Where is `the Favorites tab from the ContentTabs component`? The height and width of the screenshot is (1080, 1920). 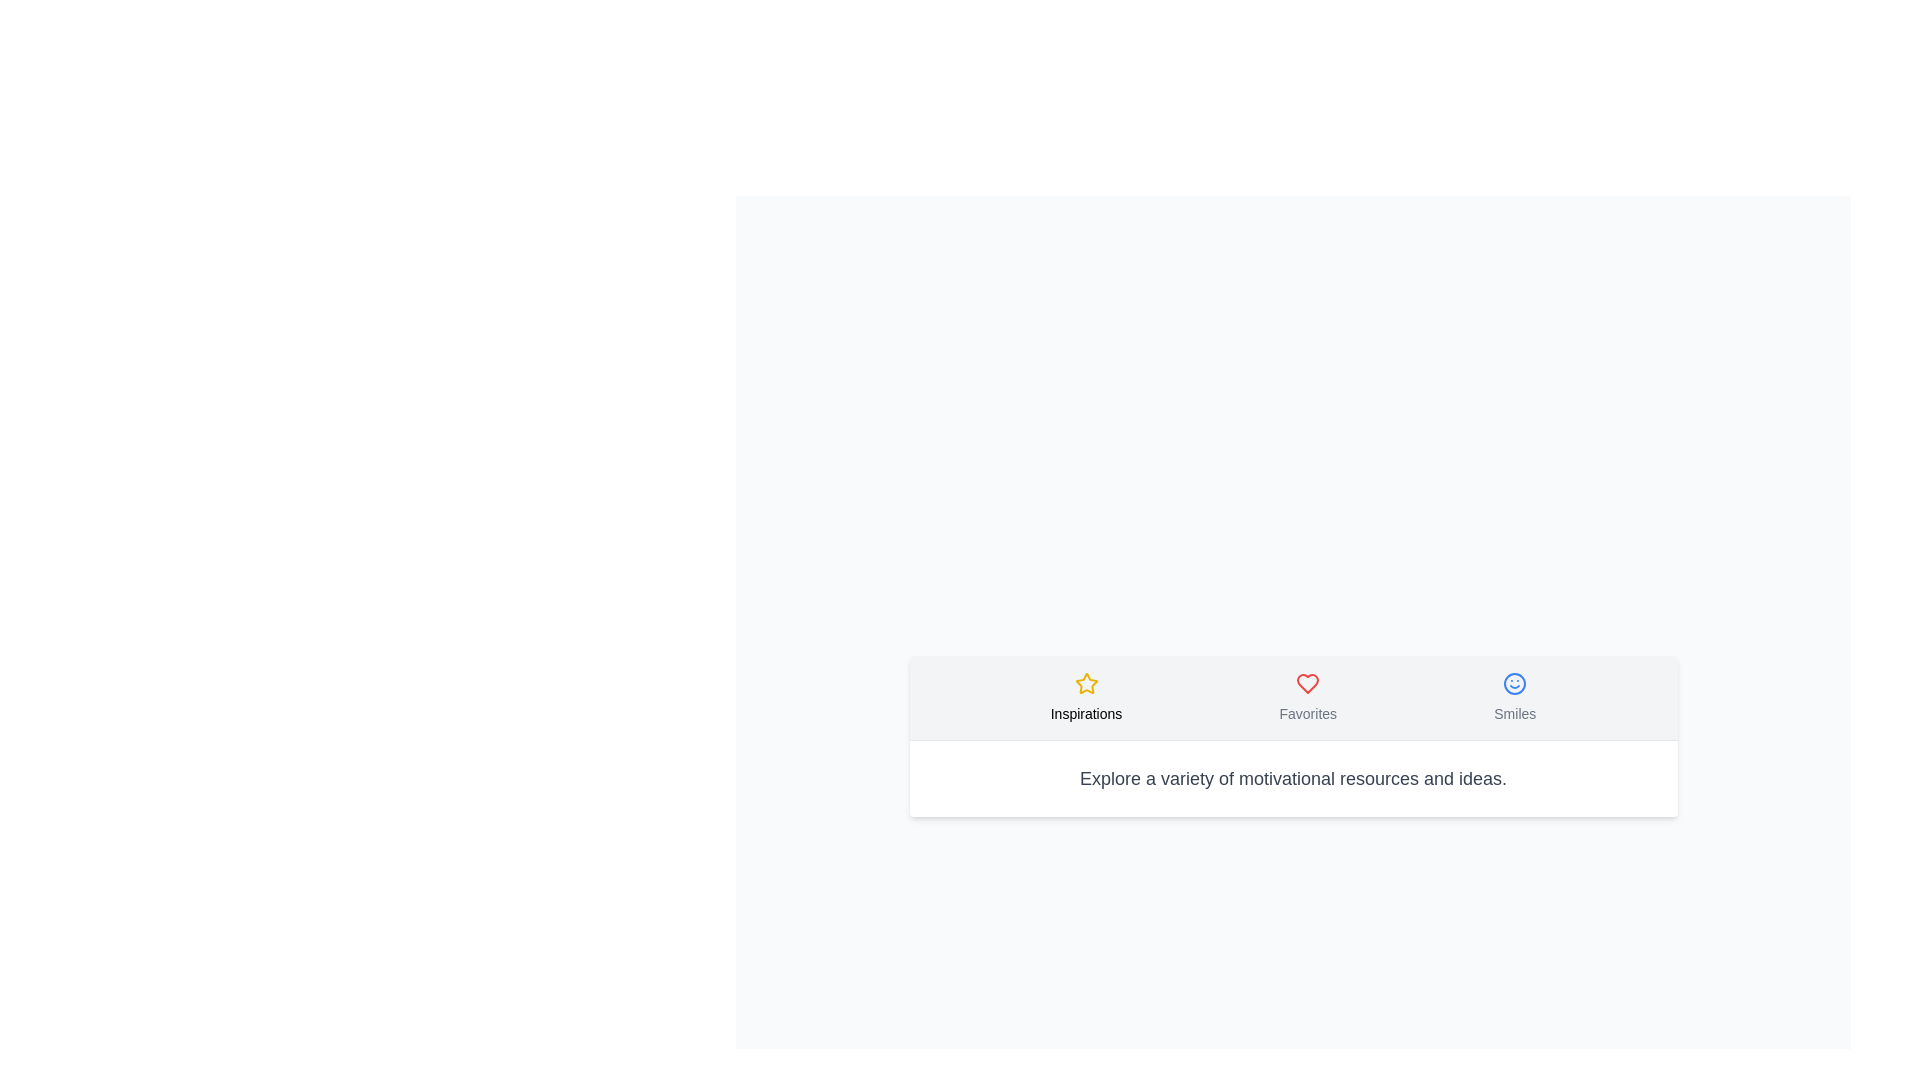
the Favorites tab from the ContentTabs component is located at coordinates (1308, 696).